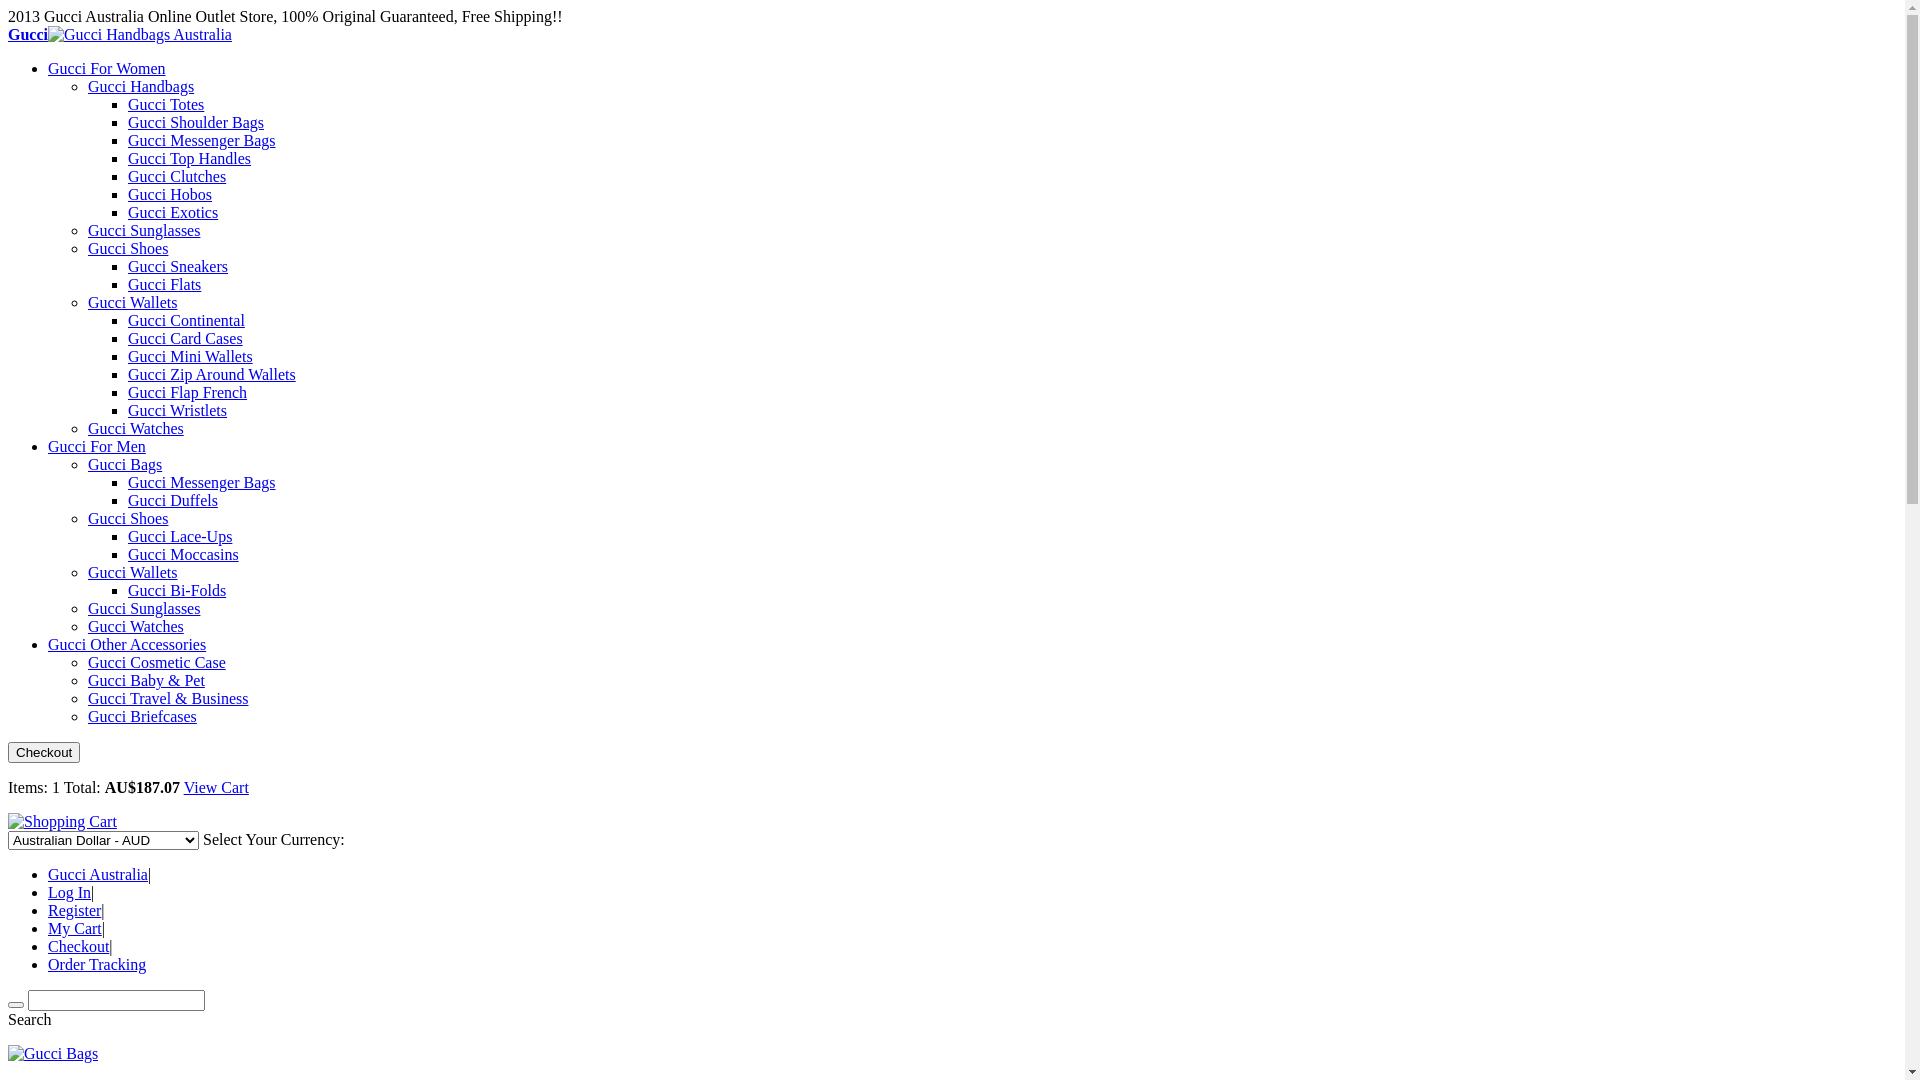  Describe the element at coordinates (127, 247) in the screenshot. I see `'Gucci Shoes'` at that location.